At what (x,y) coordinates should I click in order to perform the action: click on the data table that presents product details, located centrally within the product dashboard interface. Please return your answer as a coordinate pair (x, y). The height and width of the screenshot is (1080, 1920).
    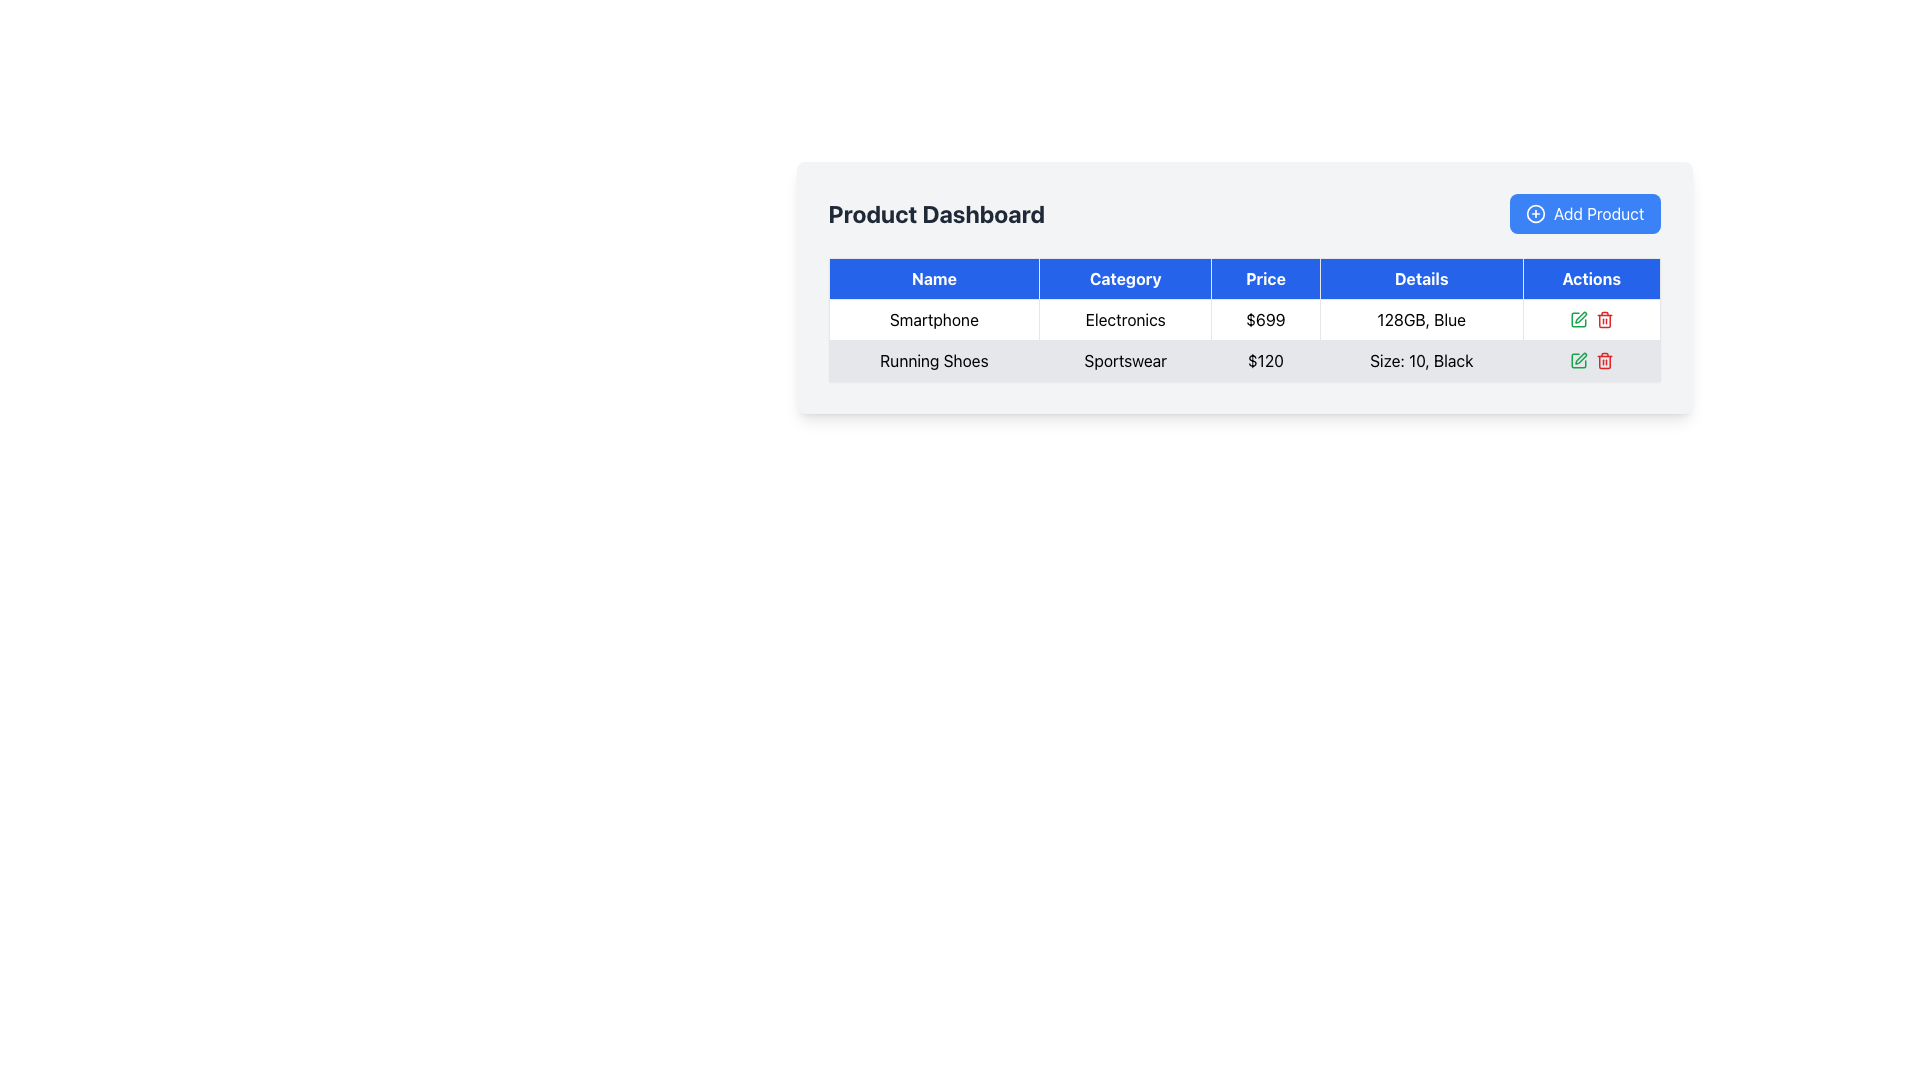
    Looking at the image, I should click on (1243, 319).